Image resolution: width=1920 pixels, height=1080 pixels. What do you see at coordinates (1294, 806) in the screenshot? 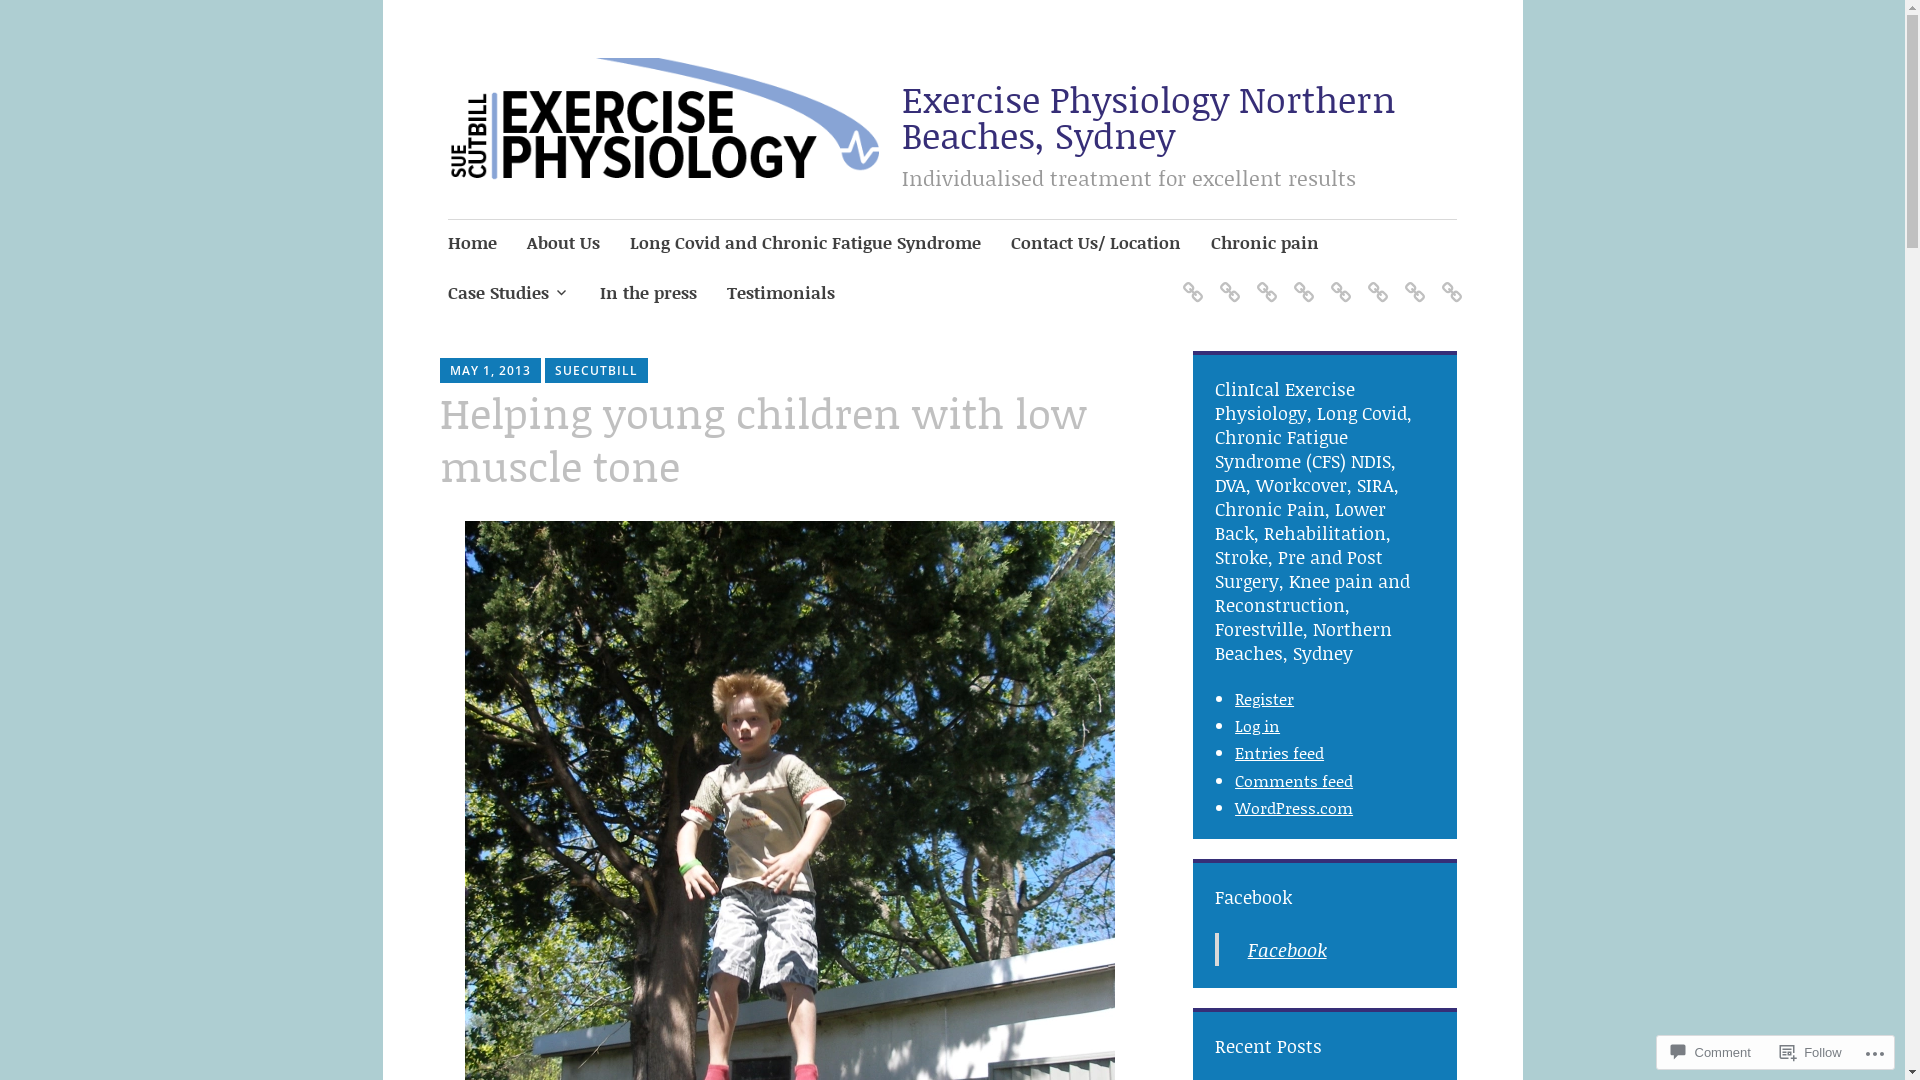
I see `'WordPress.com'` at bounding box center [1294, 806].